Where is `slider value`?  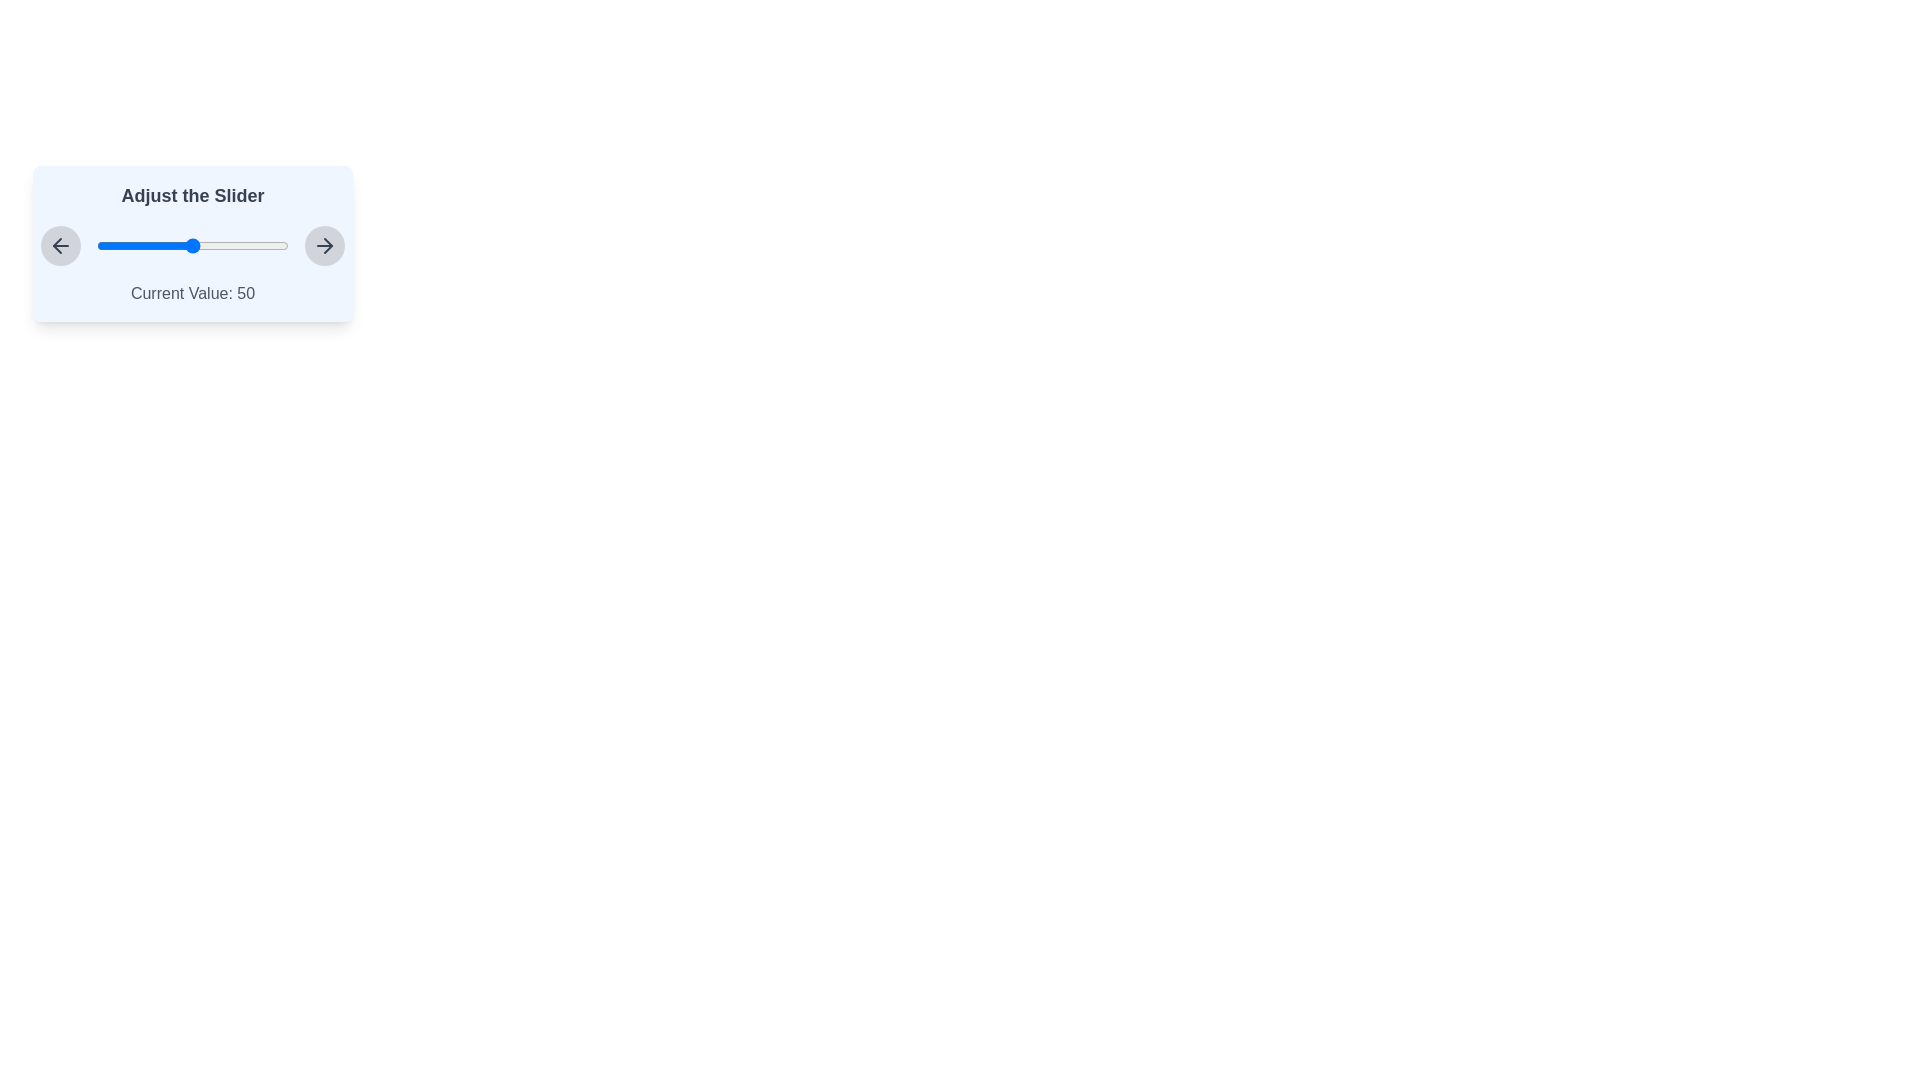
slider value is located at coordinates (247, 245).